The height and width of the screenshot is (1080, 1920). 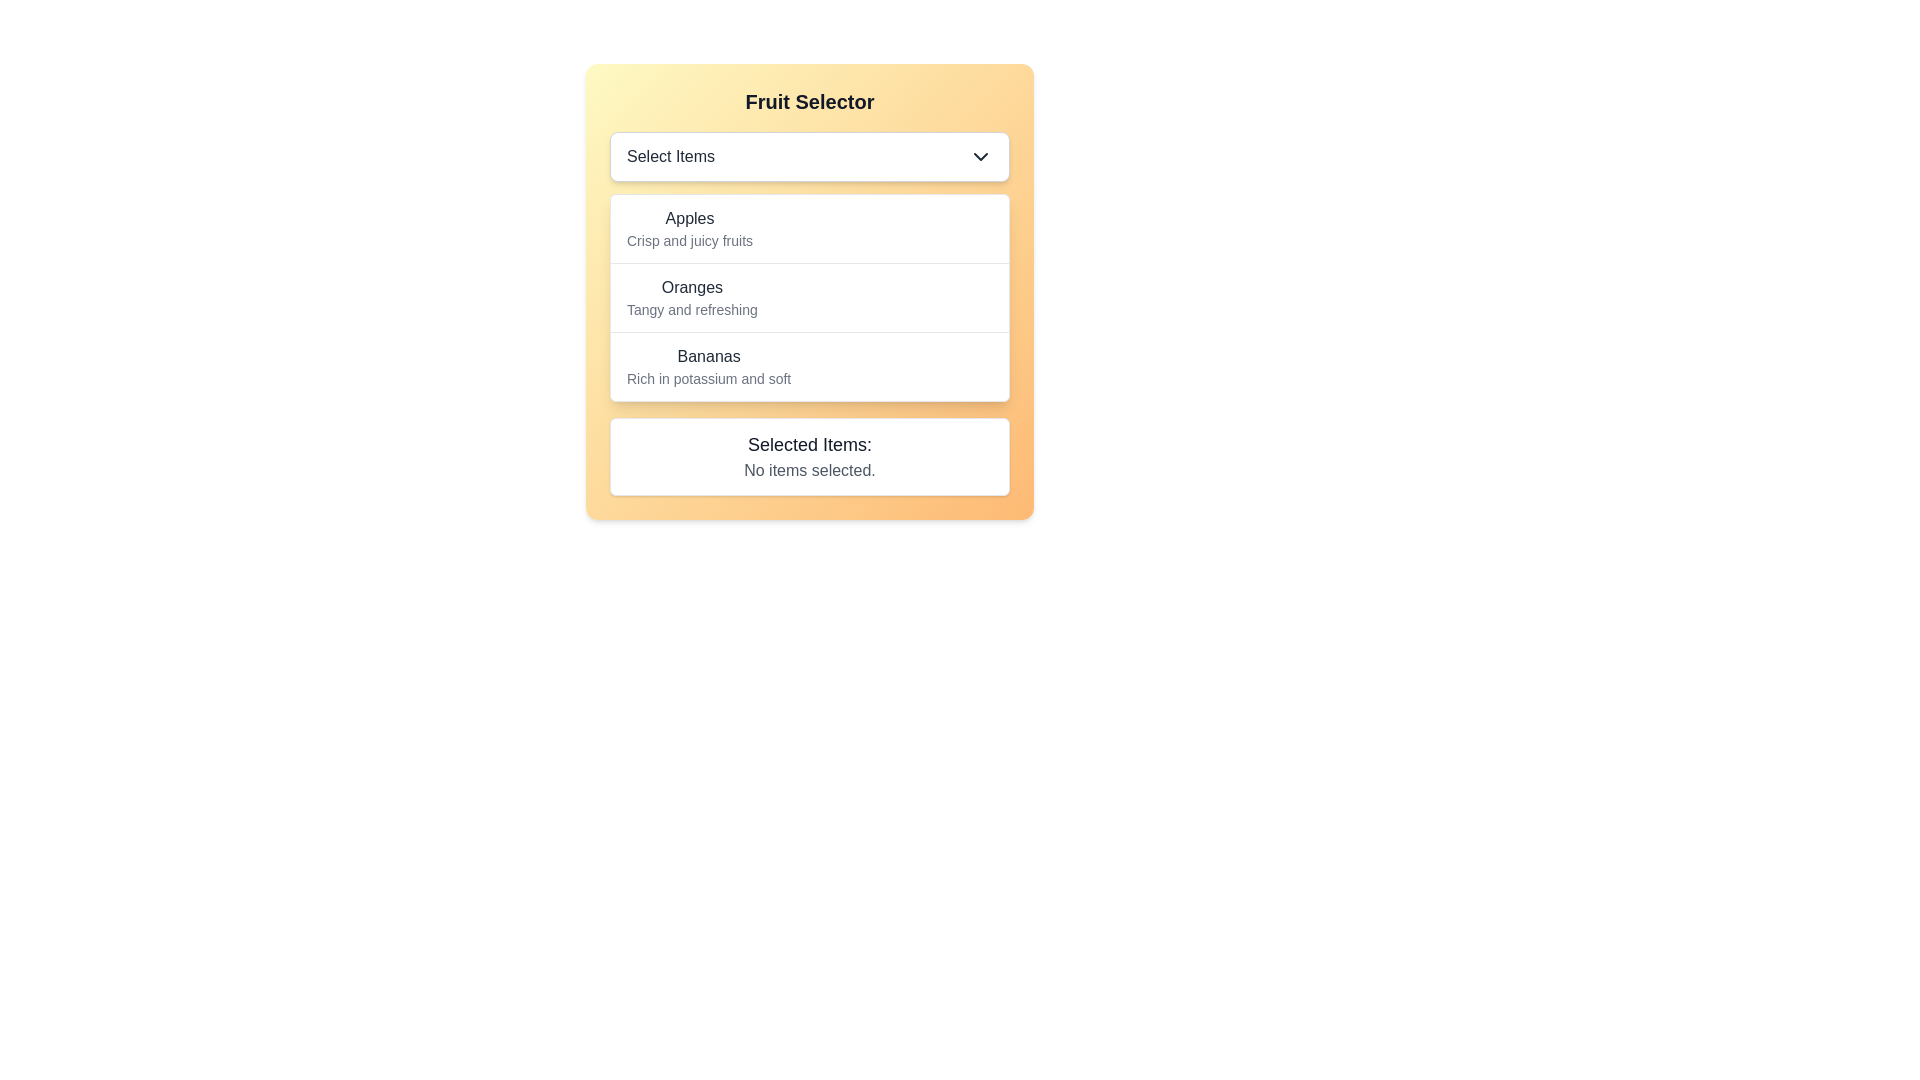 I want to click on the text label providing additional information about 'Apples' in the dropdown menu, which is positioned beneath the bold text 'Apples', so click(x=690, y=239).